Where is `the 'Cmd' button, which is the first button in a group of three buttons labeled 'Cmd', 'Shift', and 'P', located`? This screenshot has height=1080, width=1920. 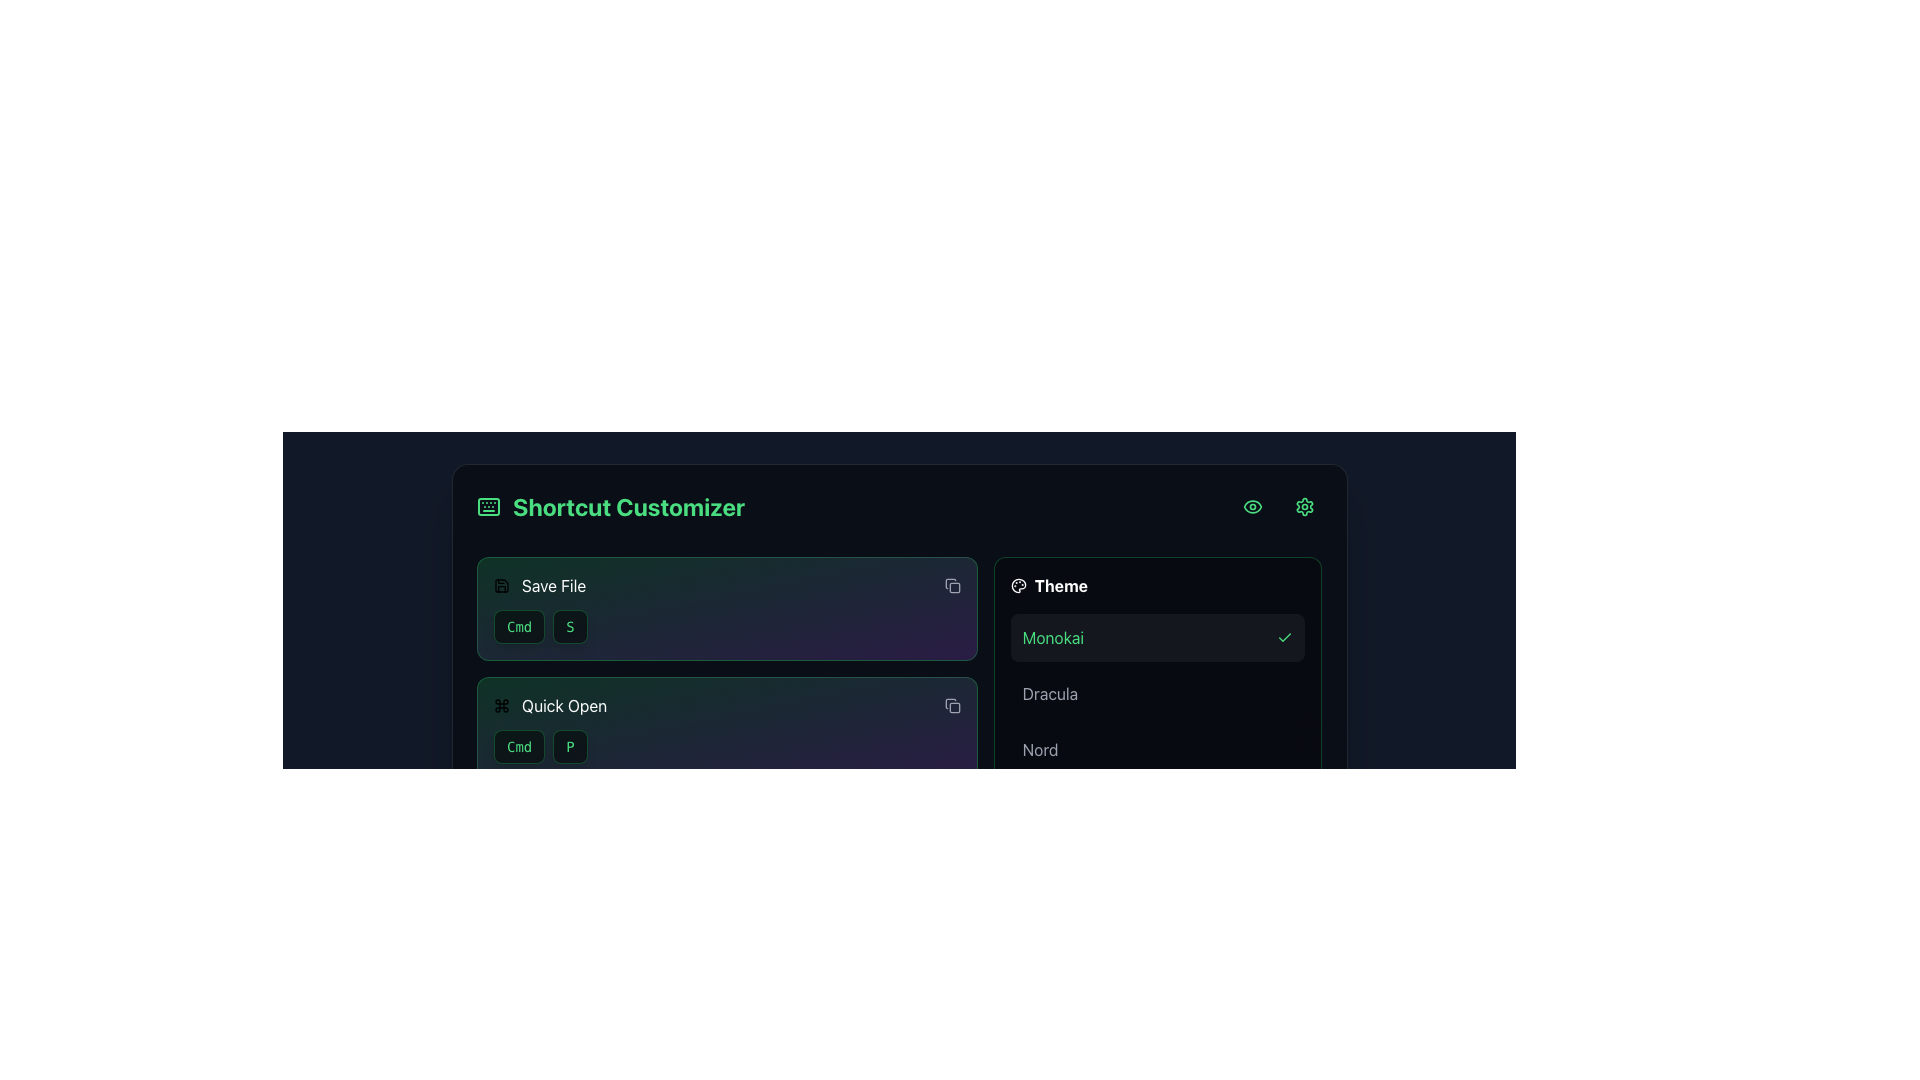 the 'Cmd' button, which is the first button in a group of three buttons labeled 'Cmd', 'Shift', and 'P', located is located at coordinates (519, 866).